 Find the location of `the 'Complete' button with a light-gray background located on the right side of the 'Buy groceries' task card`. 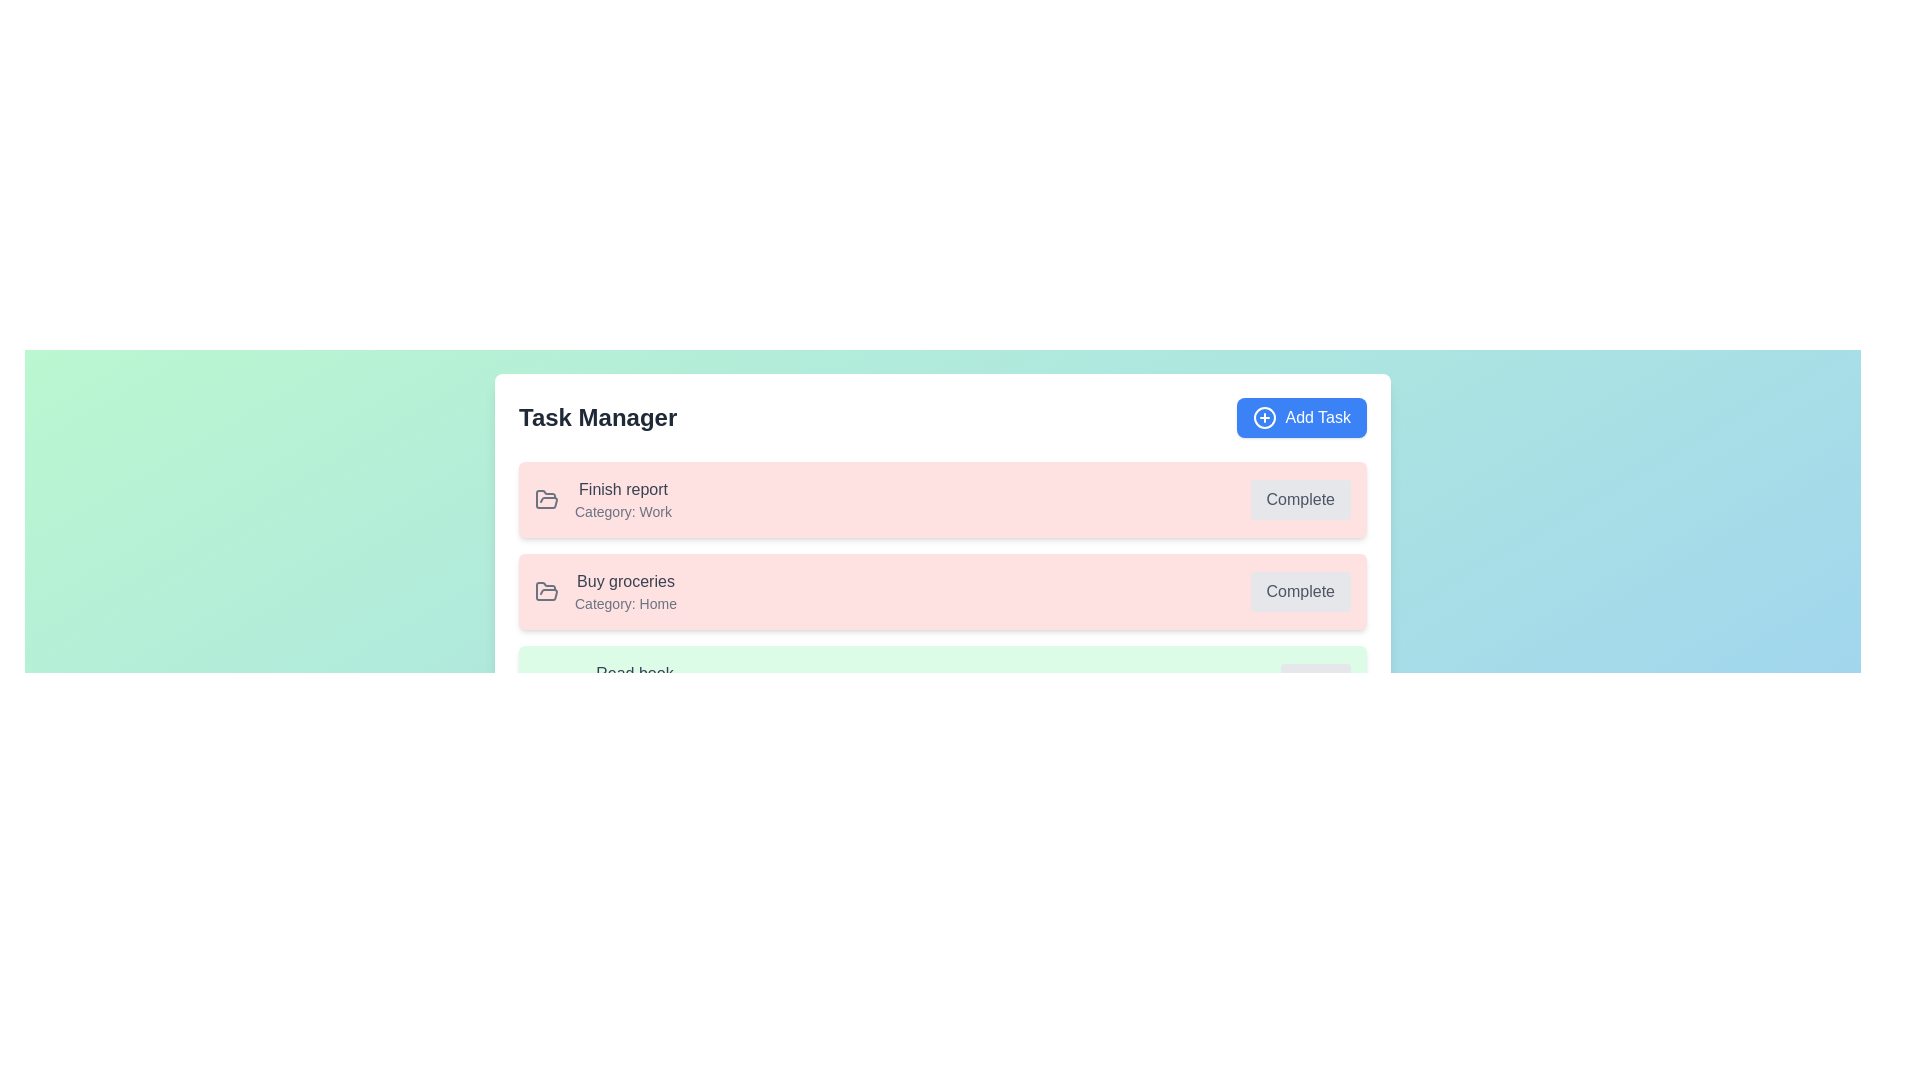

the 'Complete' button with a light-gray background located on the right side of the 'Buy groceries' task card is located at coordinates (1300, 590).